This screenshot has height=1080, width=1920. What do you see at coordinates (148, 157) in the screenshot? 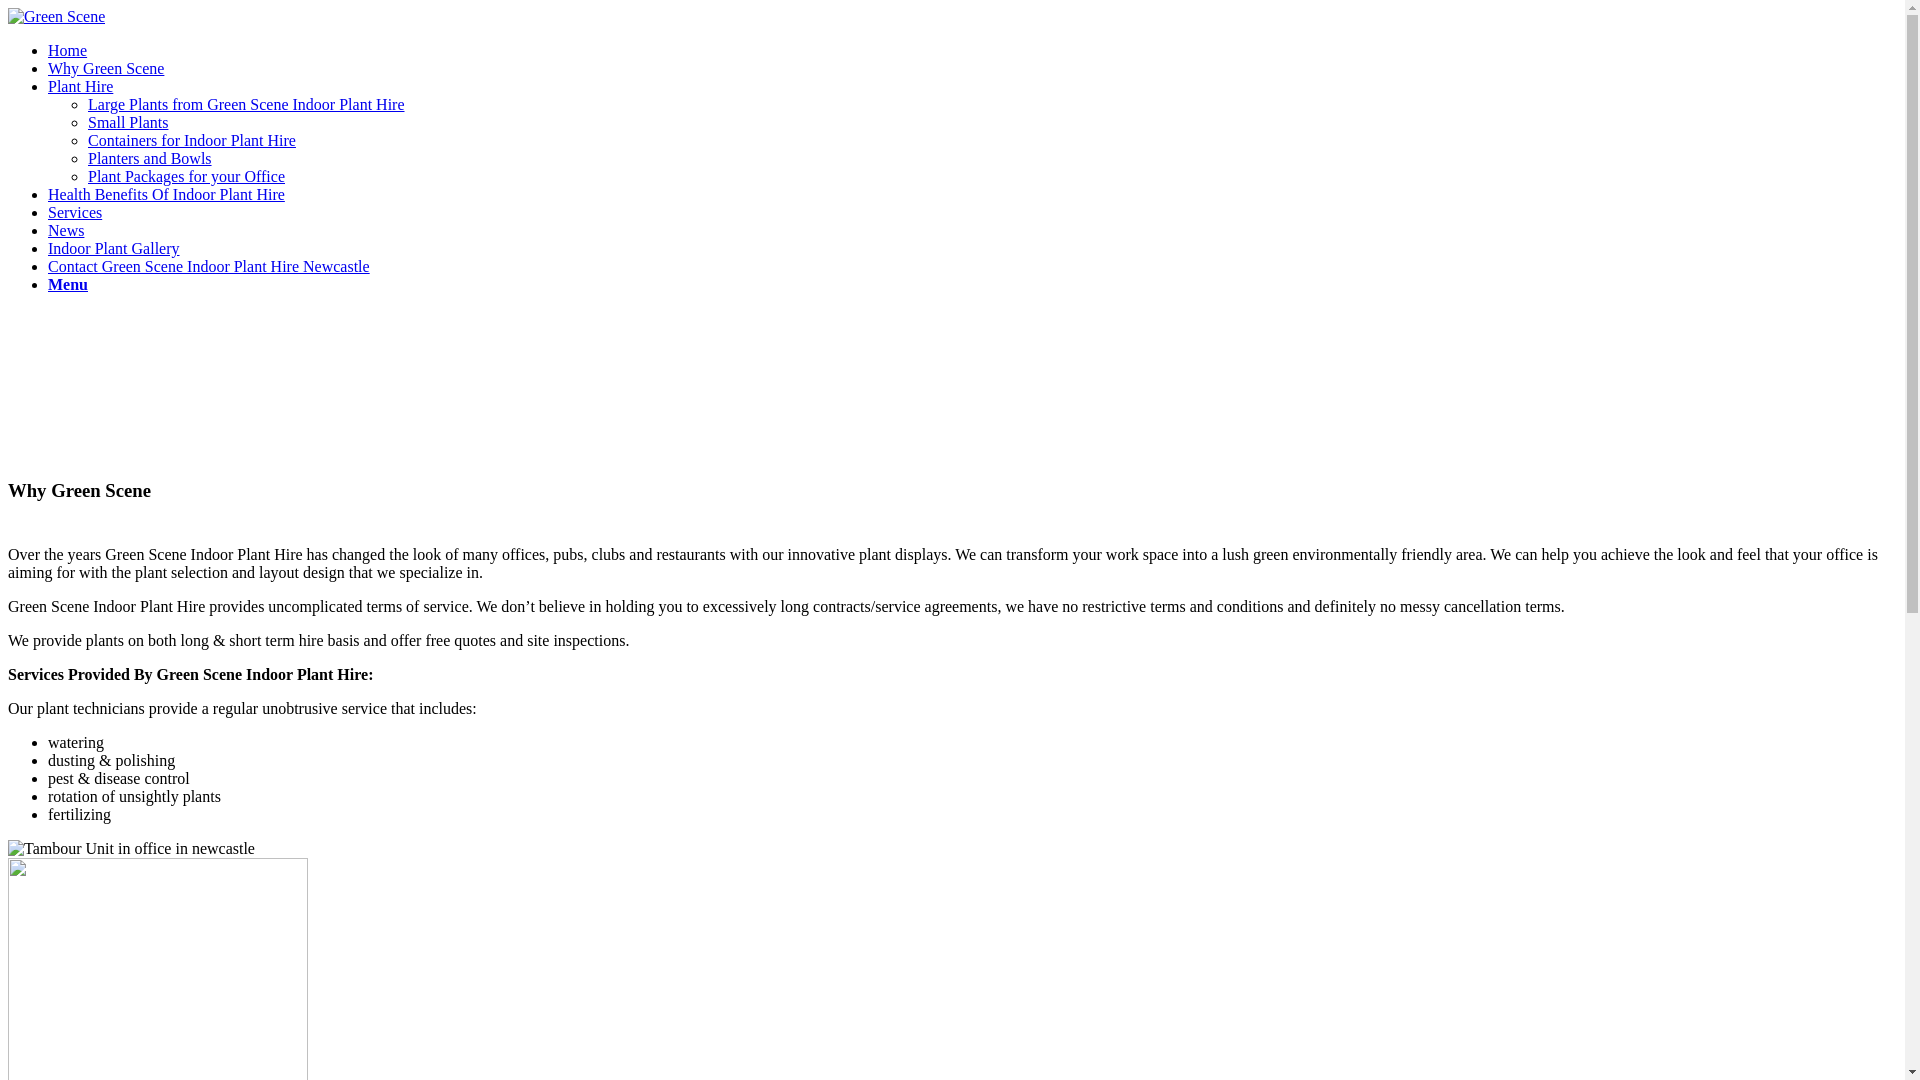
I see `'Planters and Bowls'` at bounding box center [148, 157].